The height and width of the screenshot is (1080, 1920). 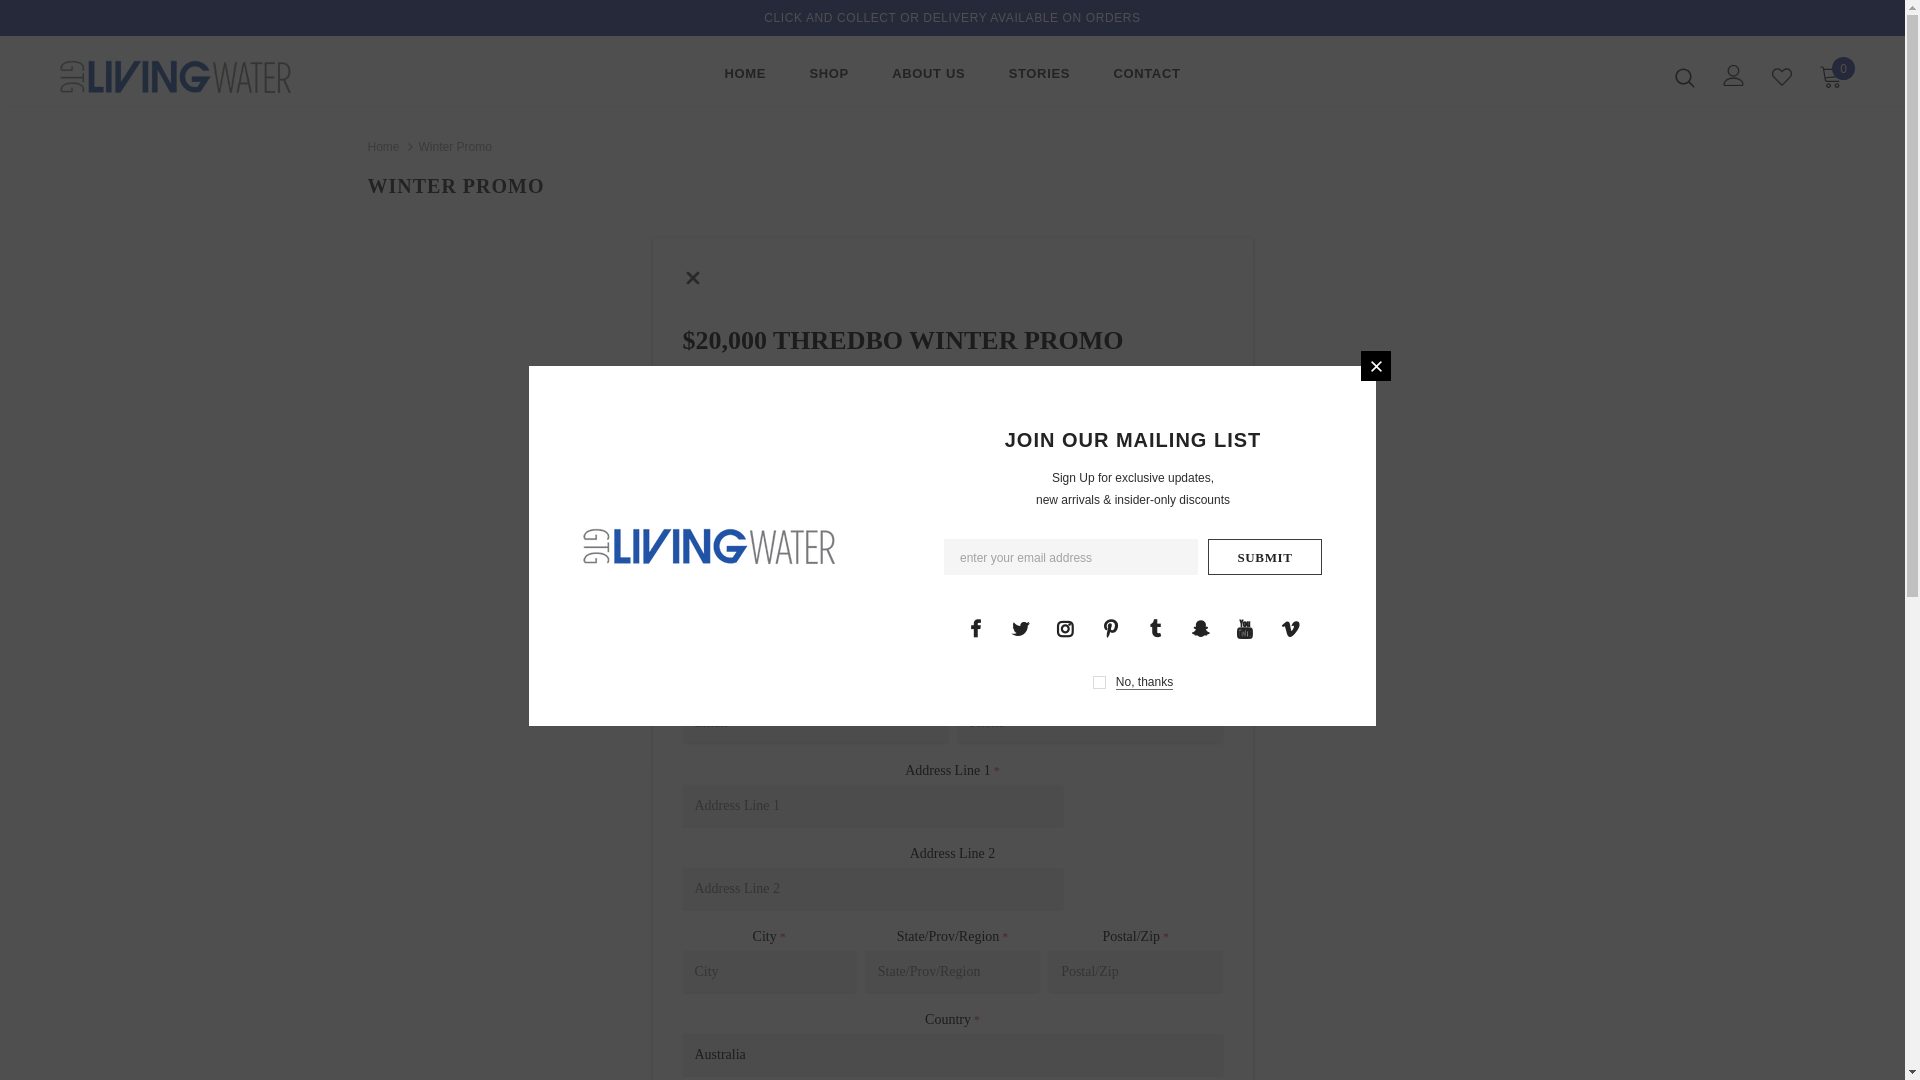 I want to click on 'CONTACT', so click(x=1146, y=76).